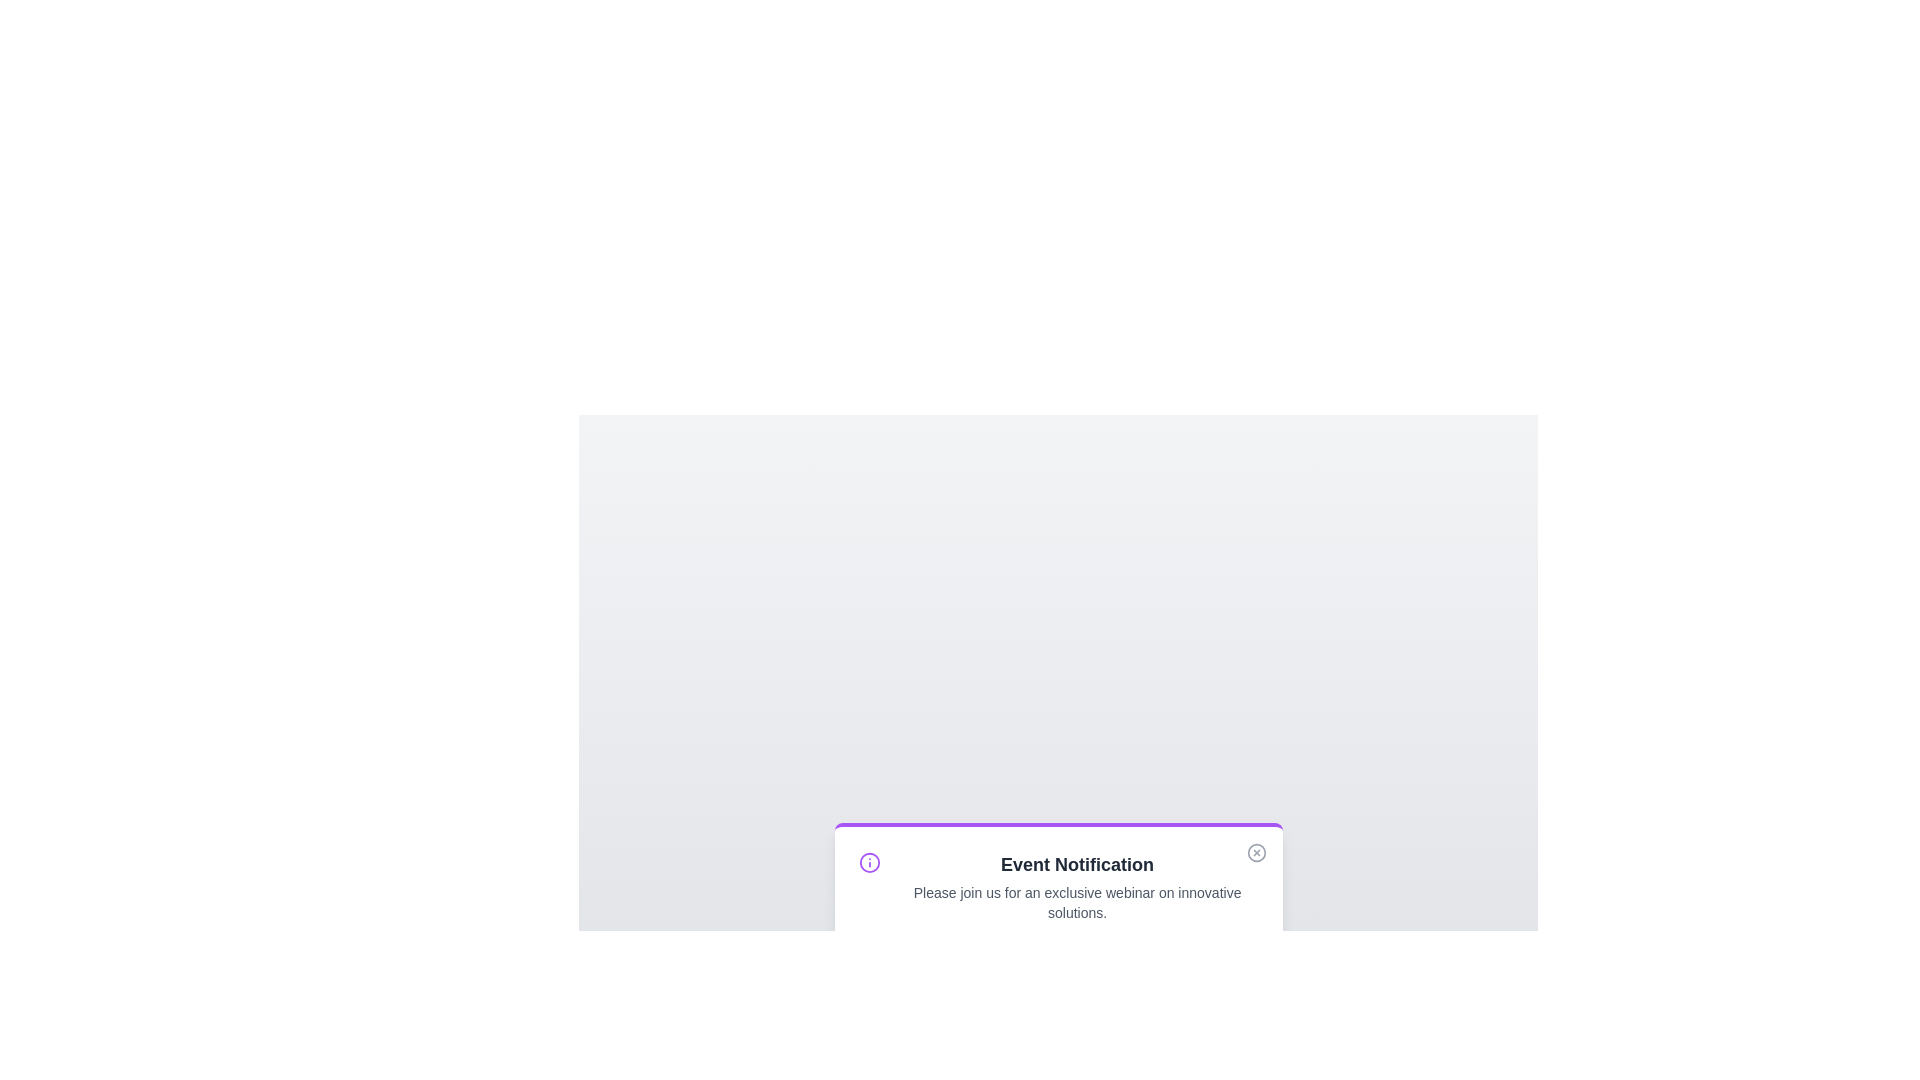 This screenshot has width=1920, height=1080. Describe the element at coordinates (868, 862) in the screenshot. I see `the informational icon to inspect it` at that location.